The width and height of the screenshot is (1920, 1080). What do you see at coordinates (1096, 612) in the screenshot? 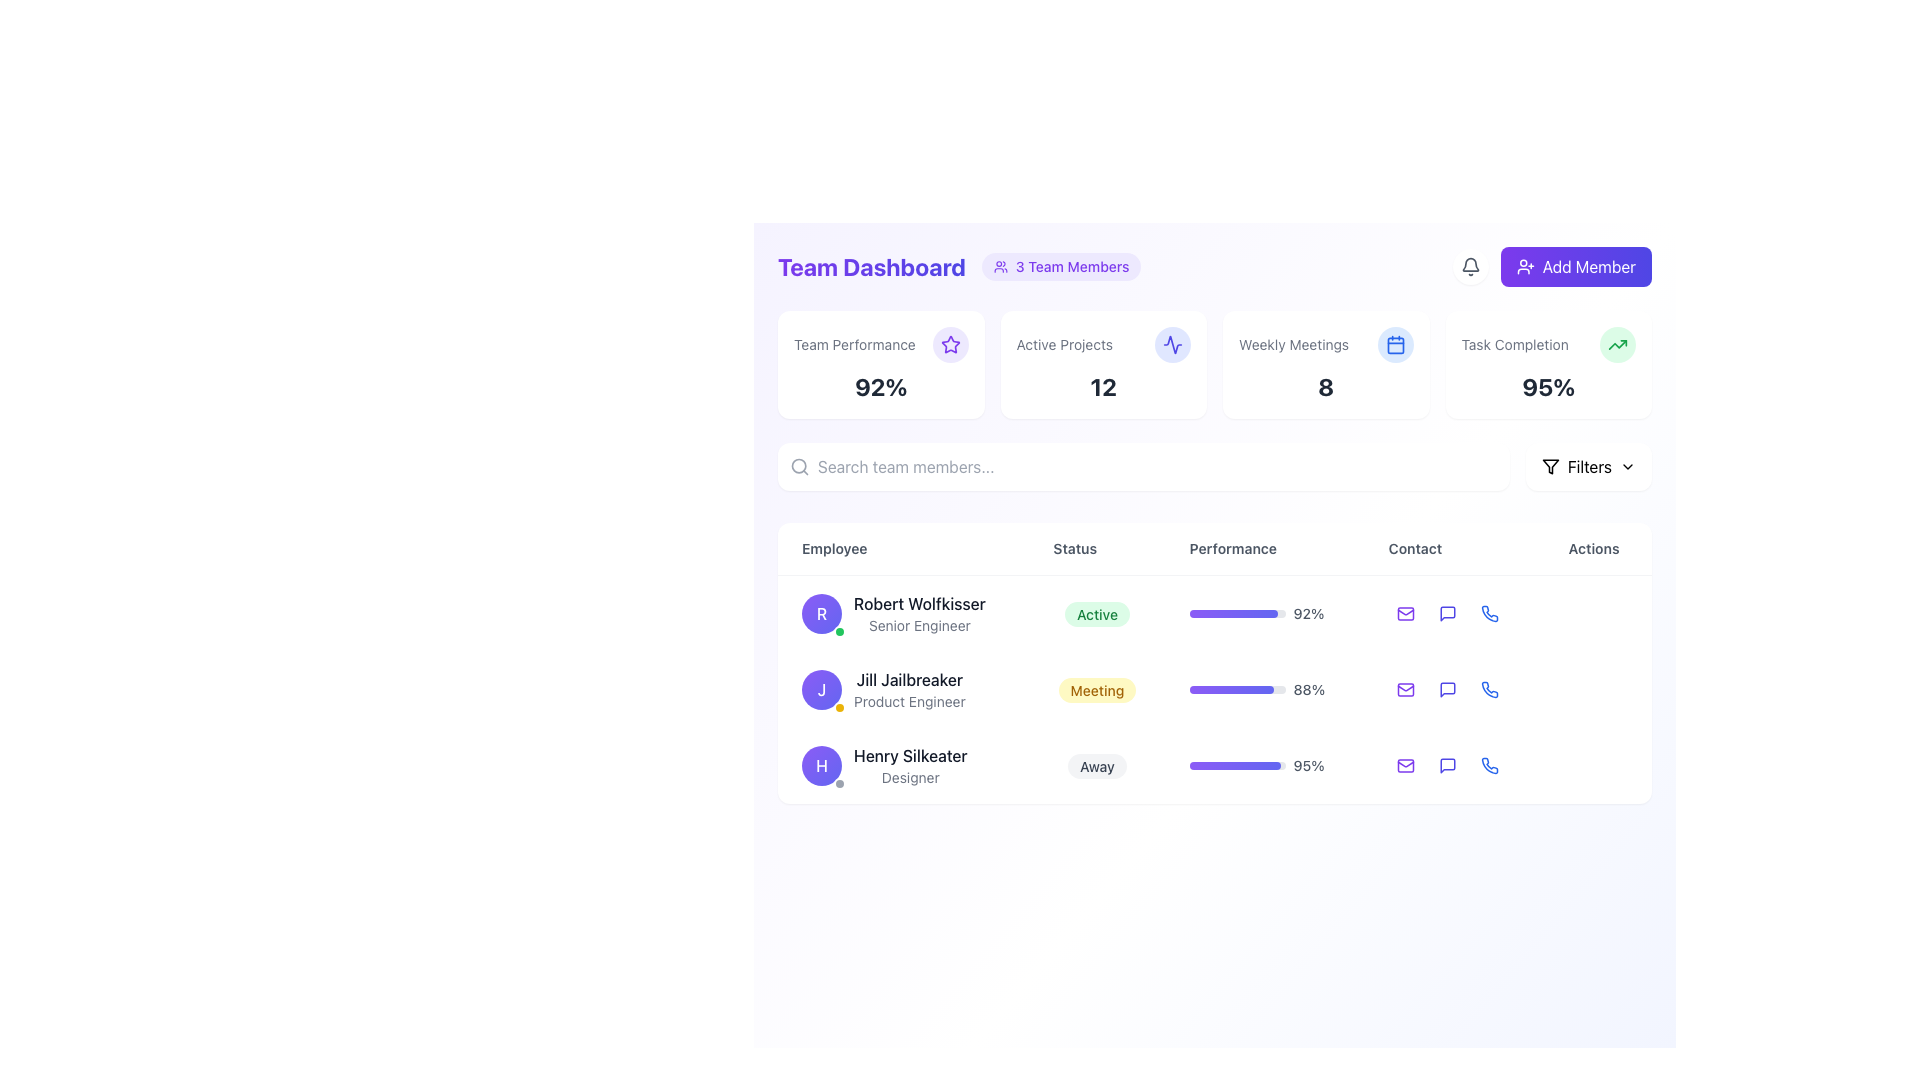
I see `text content of the green badge labeled 'Active' located in the second column of the row for employee 'Robert Wolfkisser (Senior Engineer)' in the 'Team Dashboard'` at bounding box center [1096, 612].